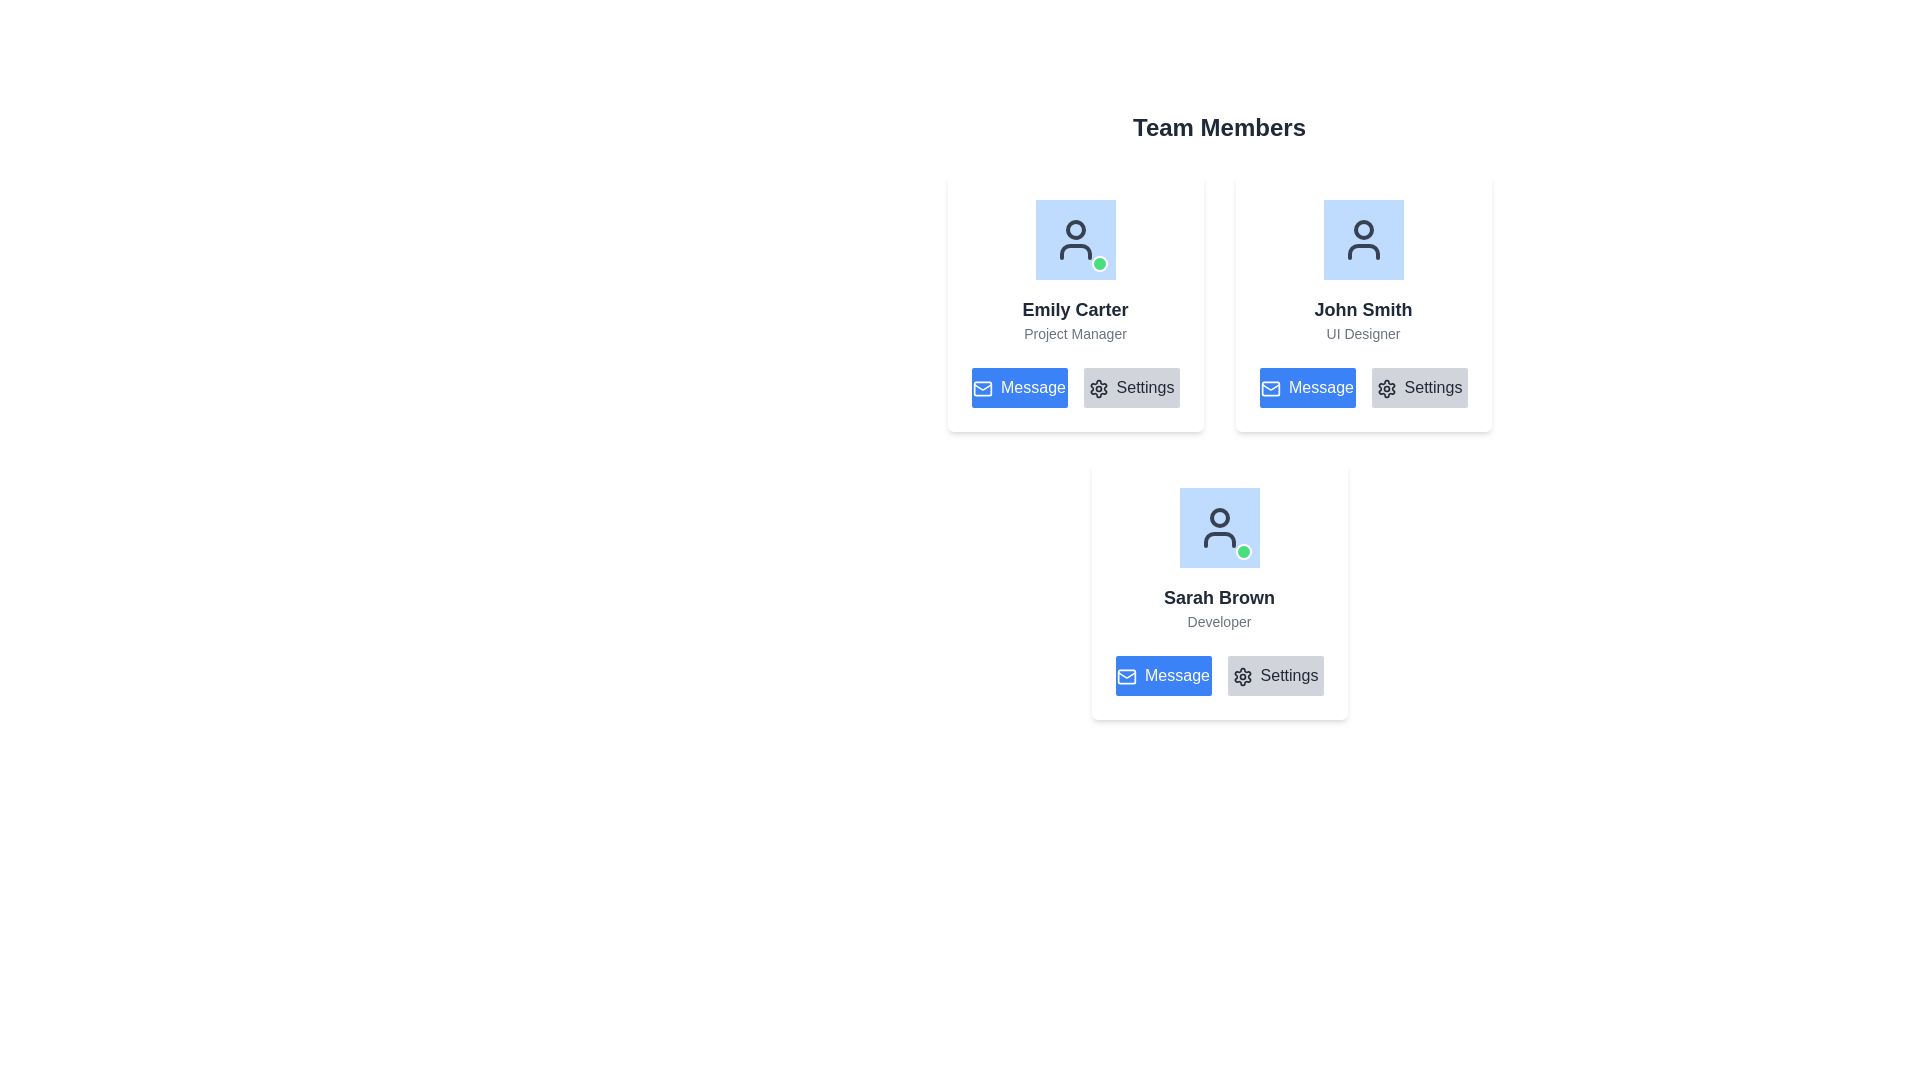  What do you see at coordinates (1270, 388) in the screenshot?
I see `the rectangle element of the envelope icon associated with the 'Message' button for John Smith, UI Designer's profile card located in the top-right corner of the grid layout` at bounding box center [1270, 388].